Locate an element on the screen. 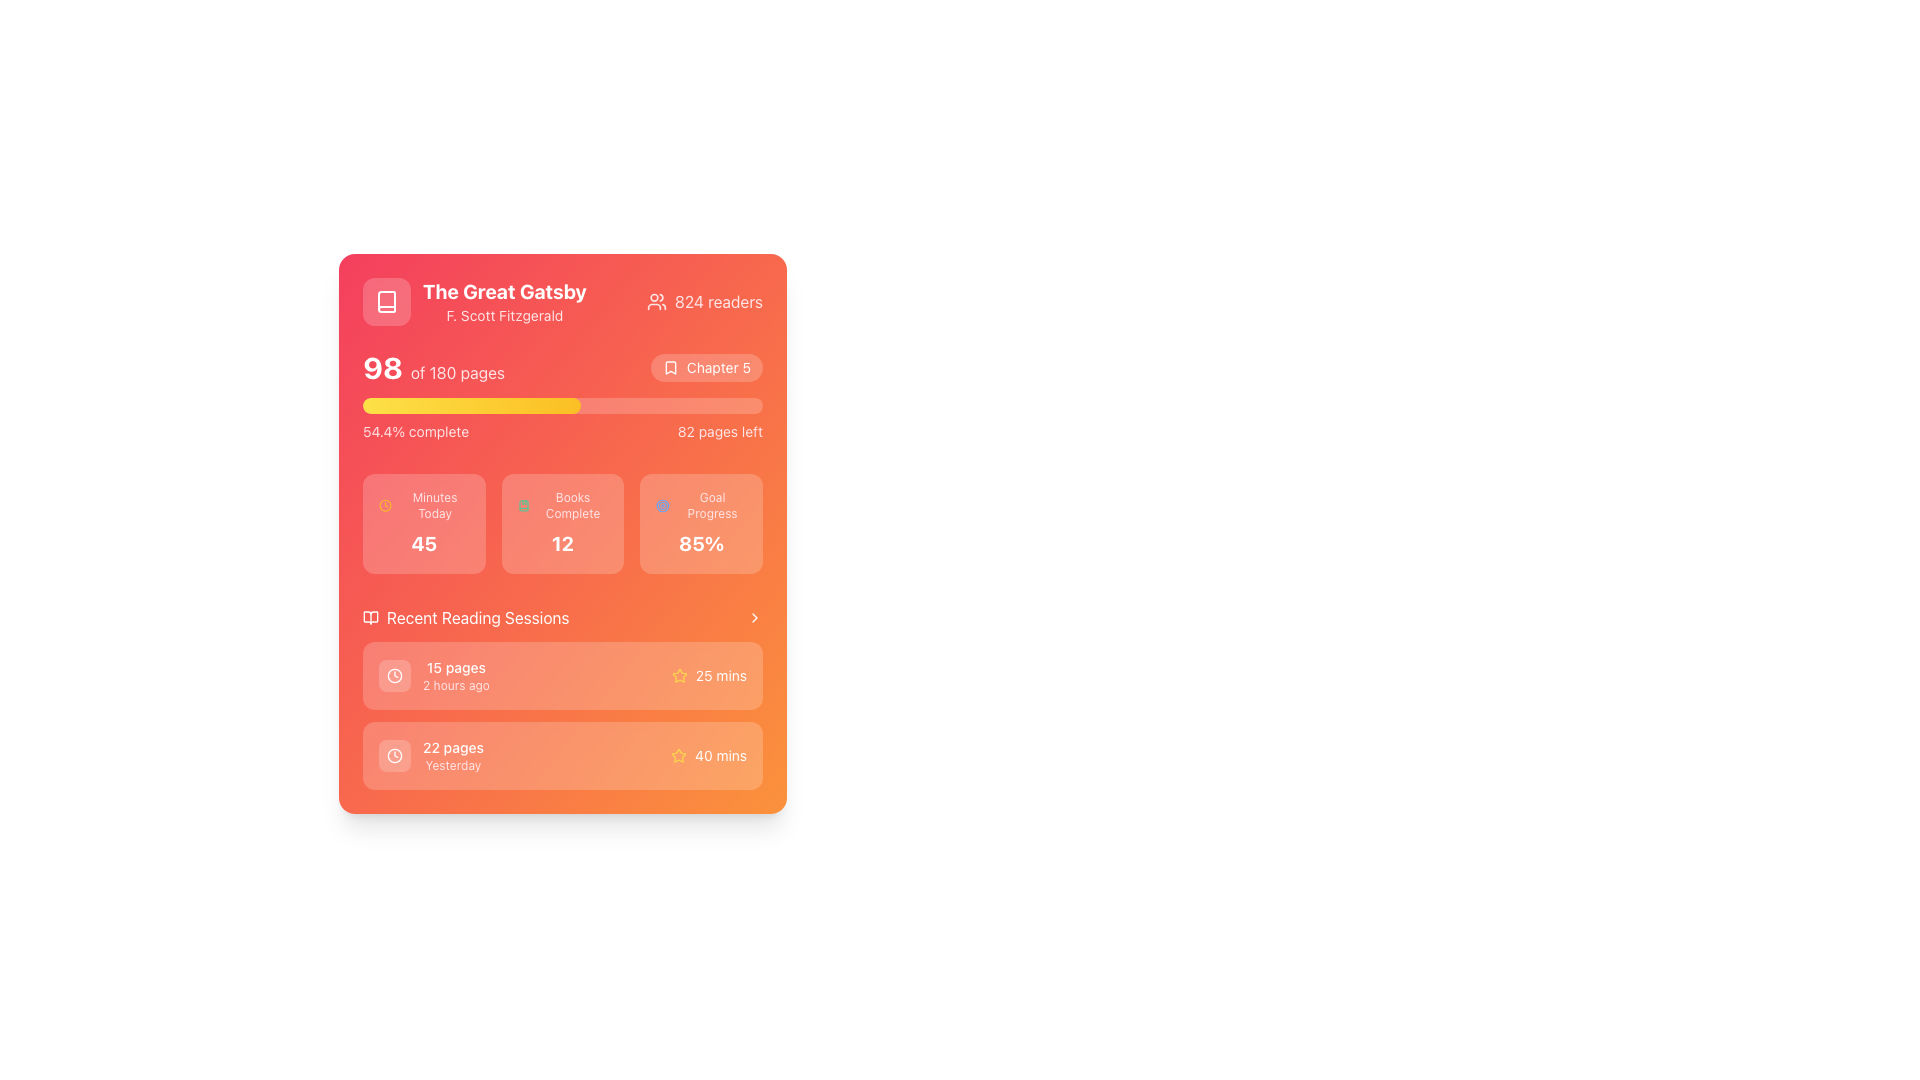  displayed information from the Information display showing '22 pages Yesterday' with a clock icon, located in the Recent Reading Sessions list is located at coordinates (430, 756).